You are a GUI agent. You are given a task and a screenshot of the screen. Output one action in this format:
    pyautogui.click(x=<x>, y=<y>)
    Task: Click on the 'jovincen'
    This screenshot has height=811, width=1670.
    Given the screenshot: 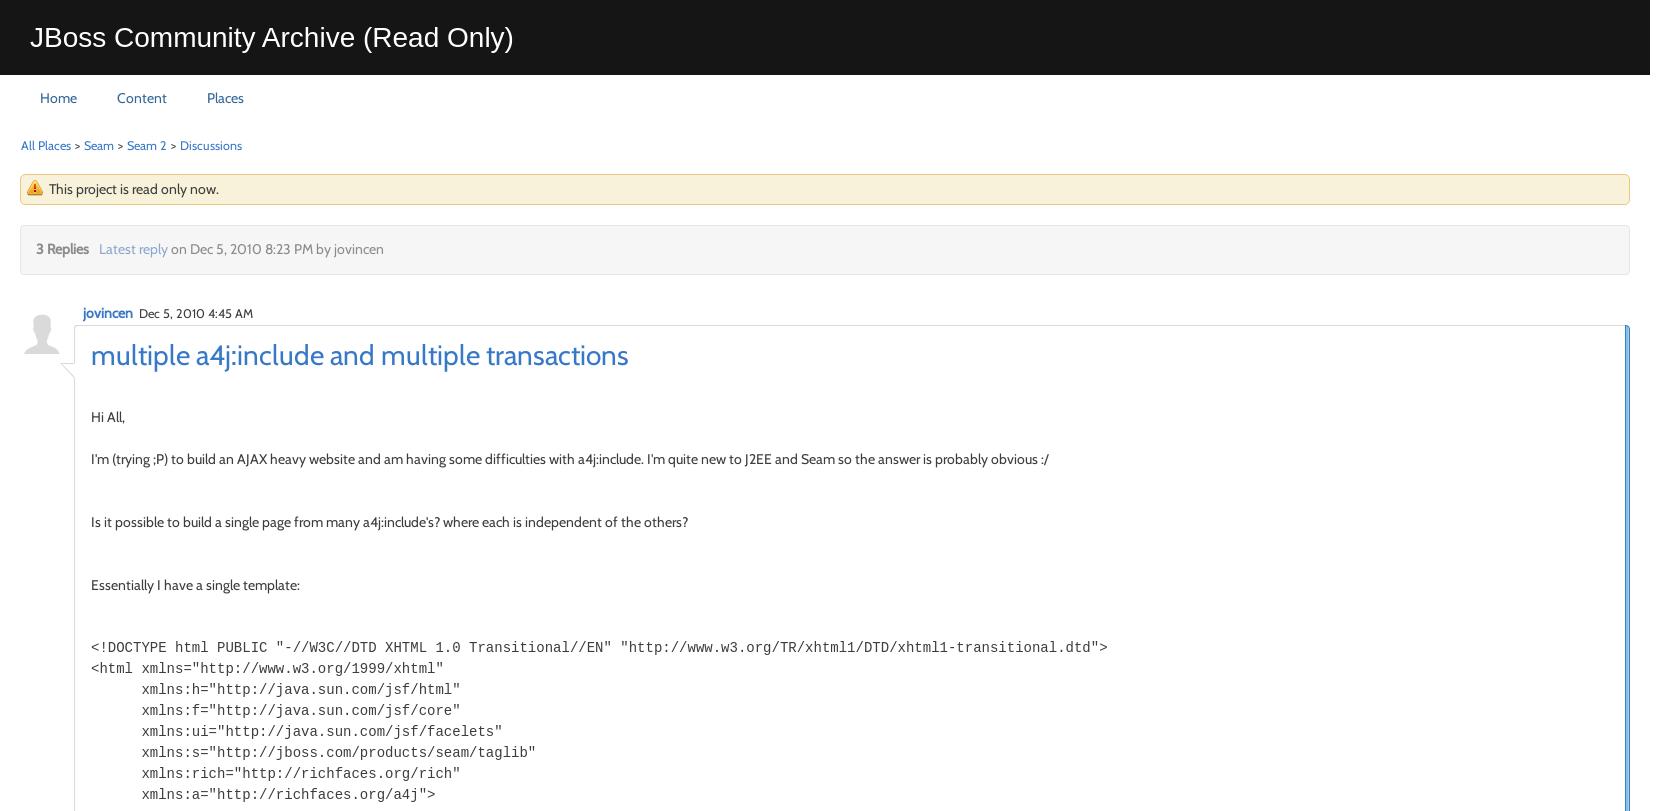 What is the action you would take?
    pyautogui.click(x=107, y=311)
    